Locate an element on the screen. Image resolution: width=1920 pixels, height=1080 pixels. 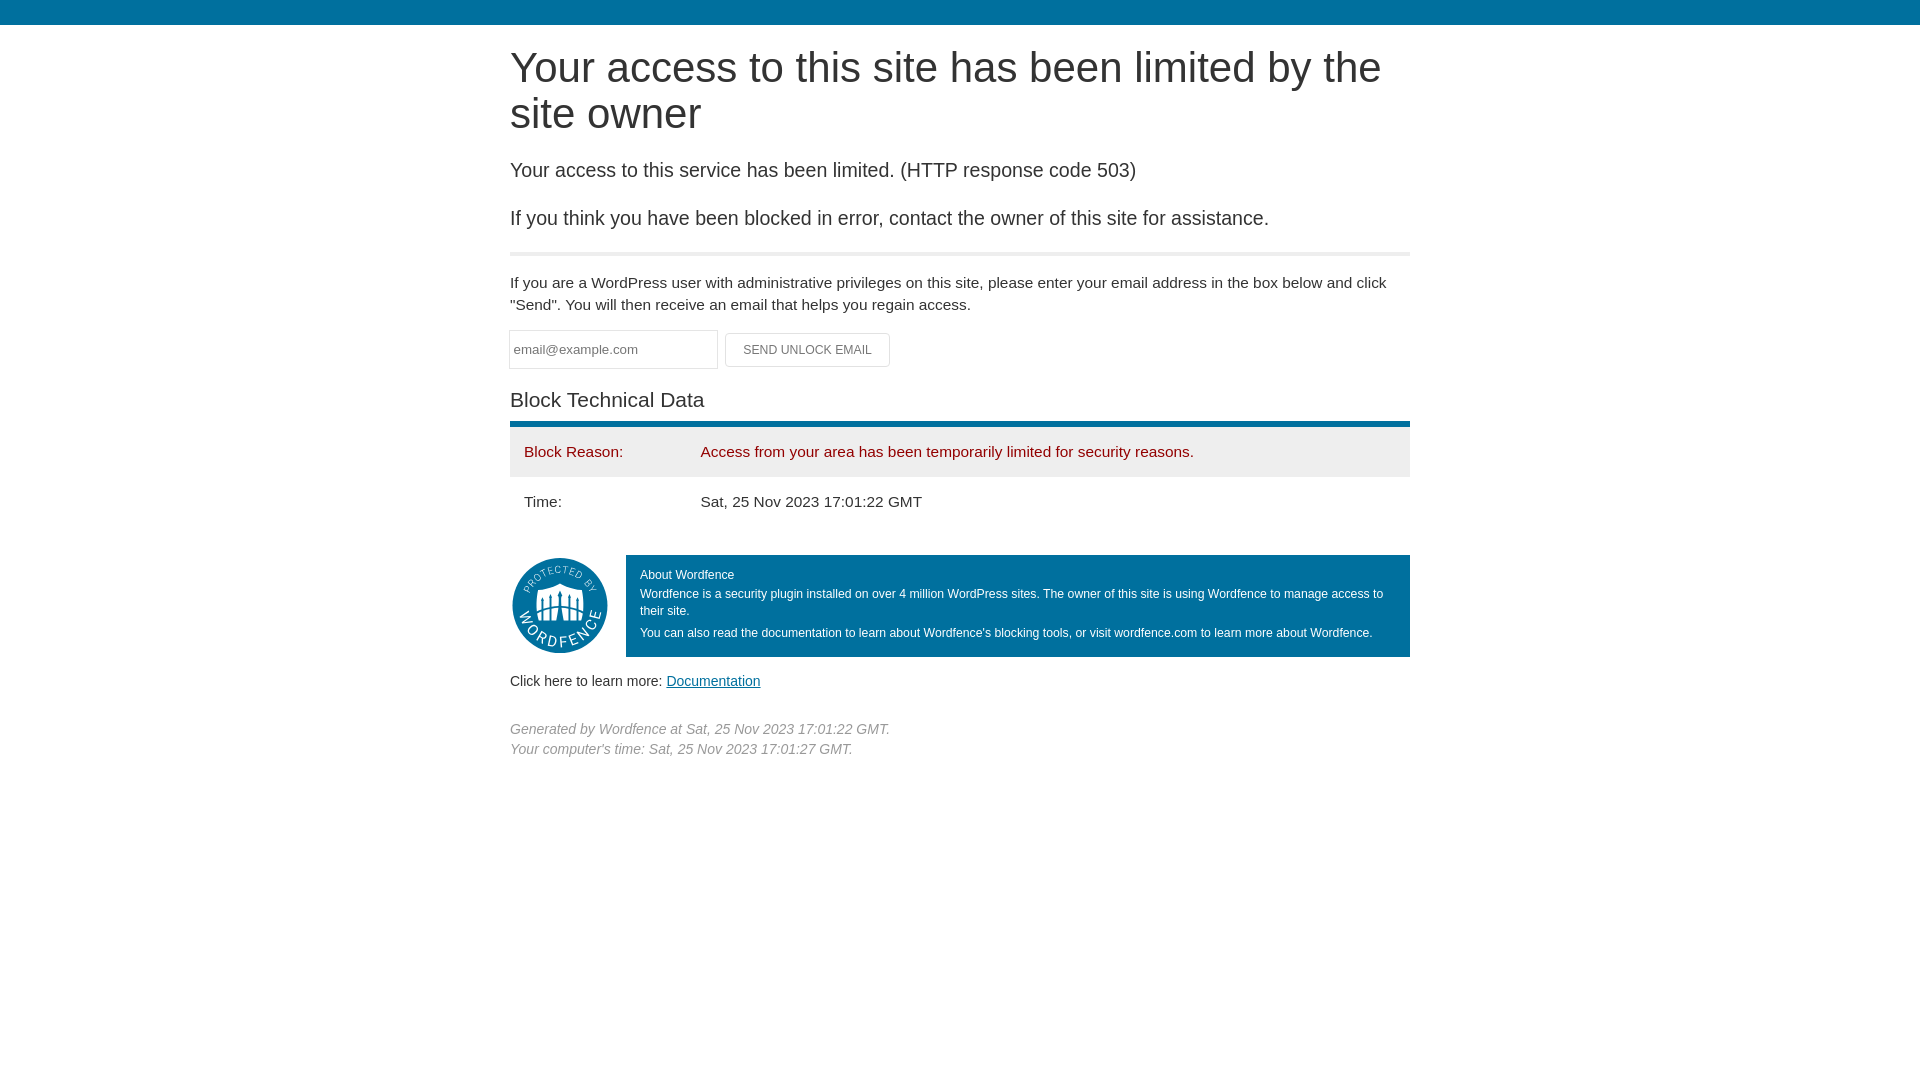
'Documentation' is located at coordinates (666, 680).